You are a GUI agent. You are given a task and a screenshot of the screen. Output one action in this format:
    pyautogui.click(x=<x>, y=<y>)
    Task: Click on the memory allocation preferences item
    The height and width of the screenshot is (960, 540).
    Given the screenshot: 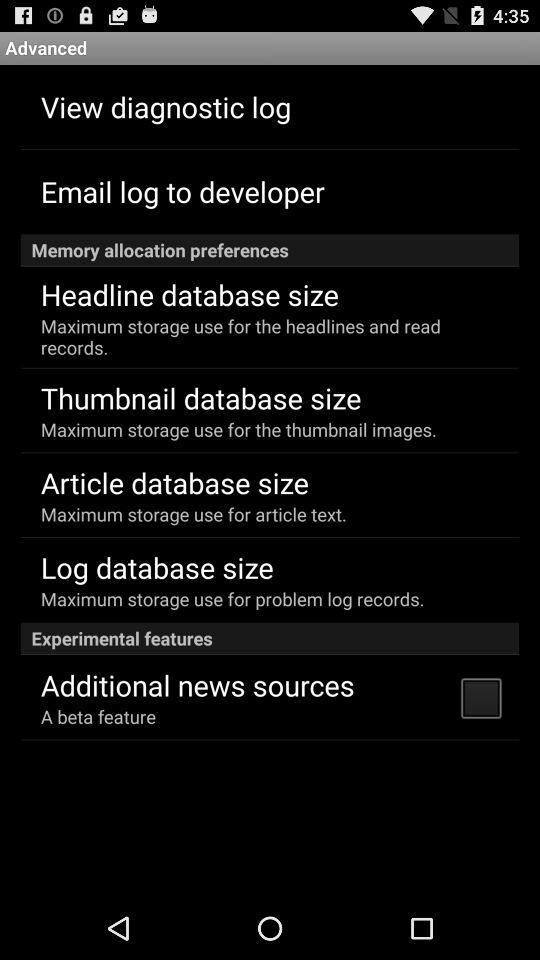 What is the action you would take?
    pyautogui.click(x=270, y=249)
    